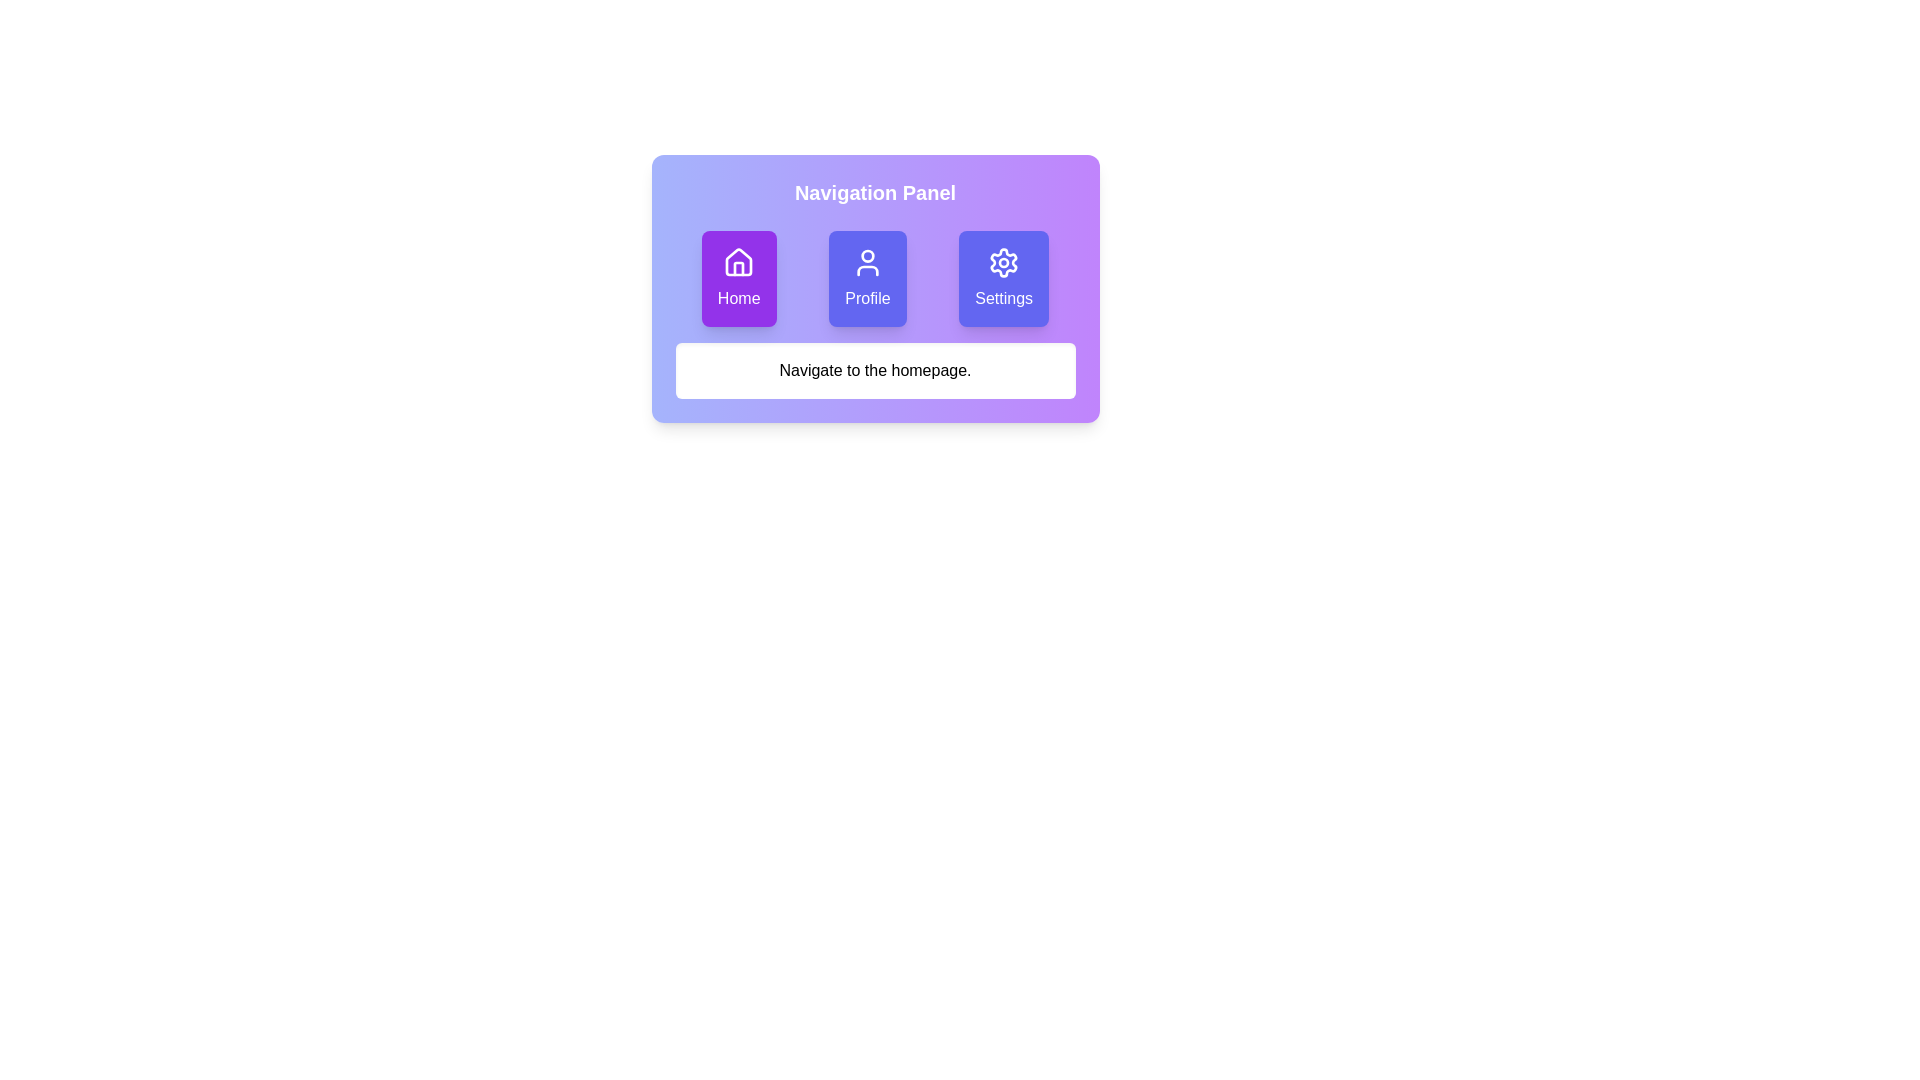  What do you see at coordinates (738, 278) in the screenshot?
I see `the Home button to explore its hover effect` at bounding box center [738, 278].